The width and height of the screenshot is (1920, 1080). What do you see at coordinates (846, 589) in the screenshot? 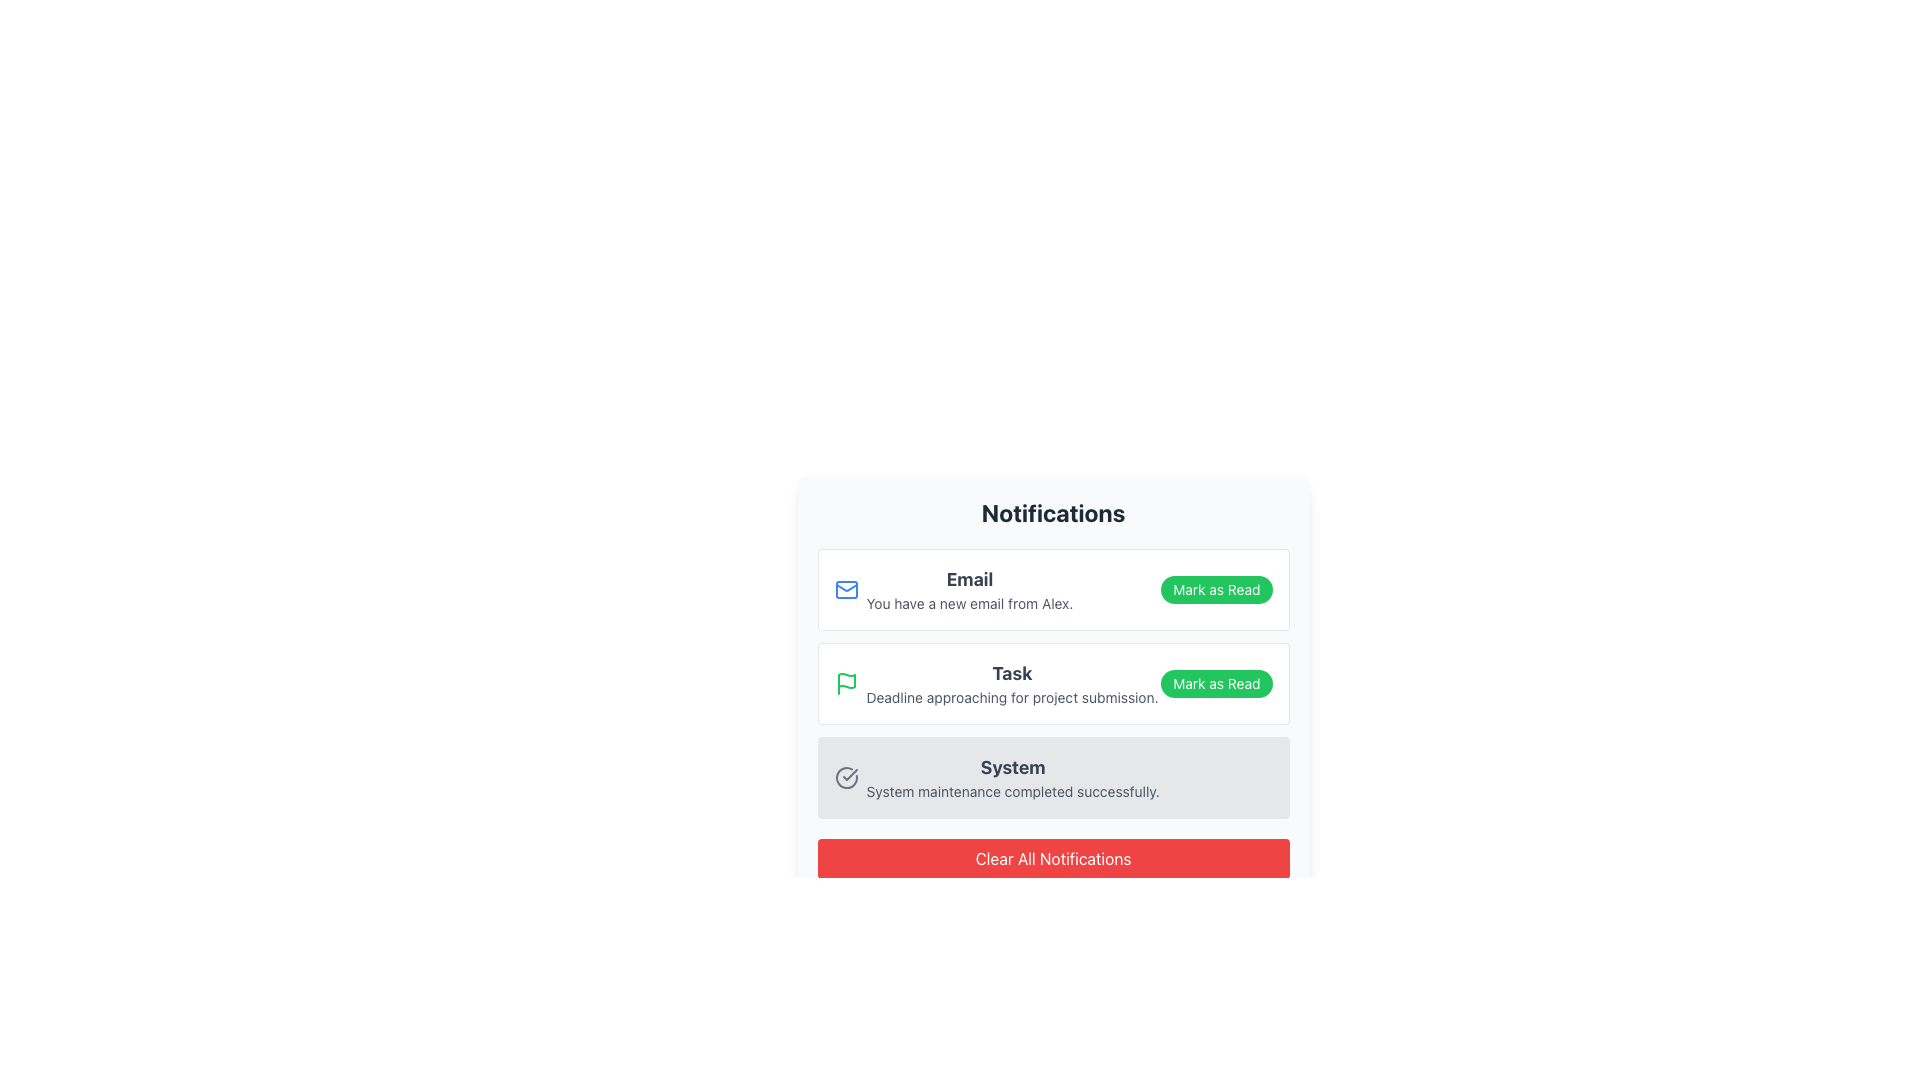
I see `the email icon located to the far left within the 'Email' notification card, adjacent to the bolded 'Email' text` at bounding box center [846, 589].